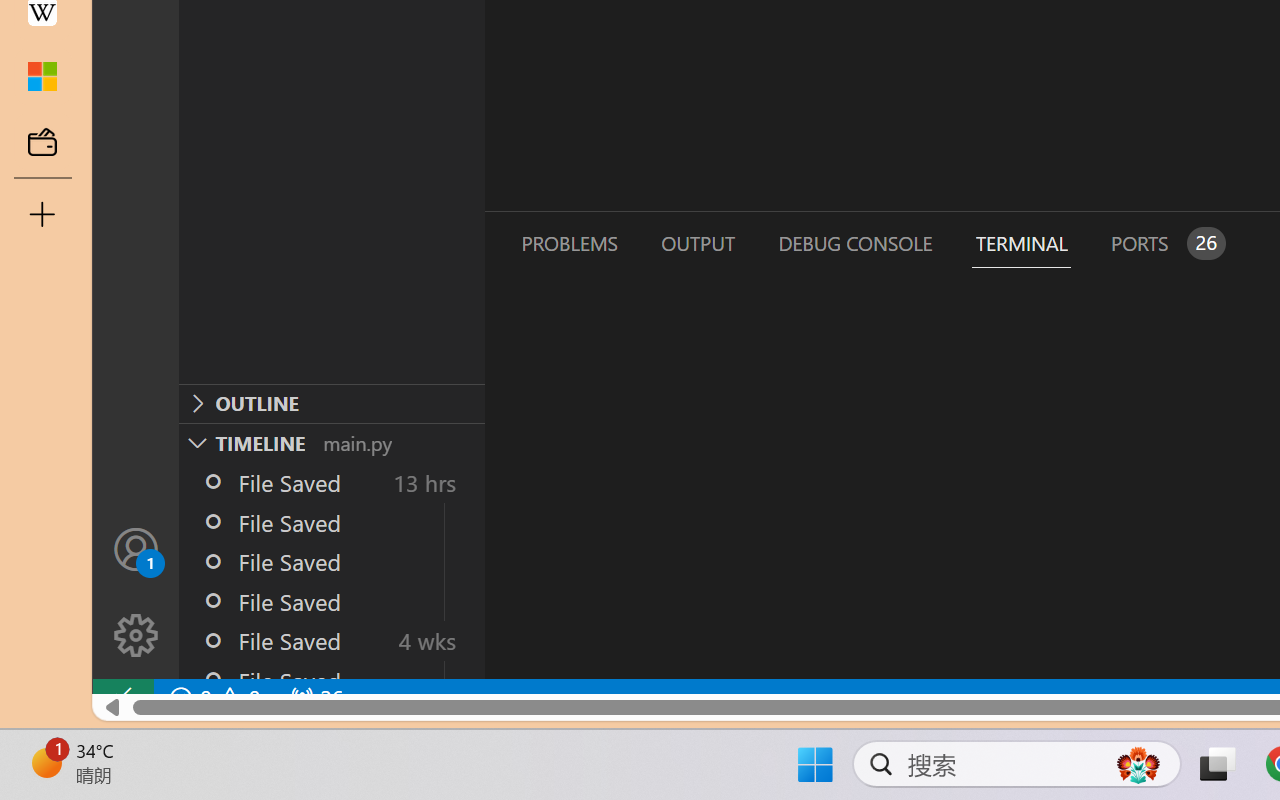  Describe the element at coordinates (567, 242) in the screenshot. I see `'Problems (Ctrl+Shift+M)'` at that location.